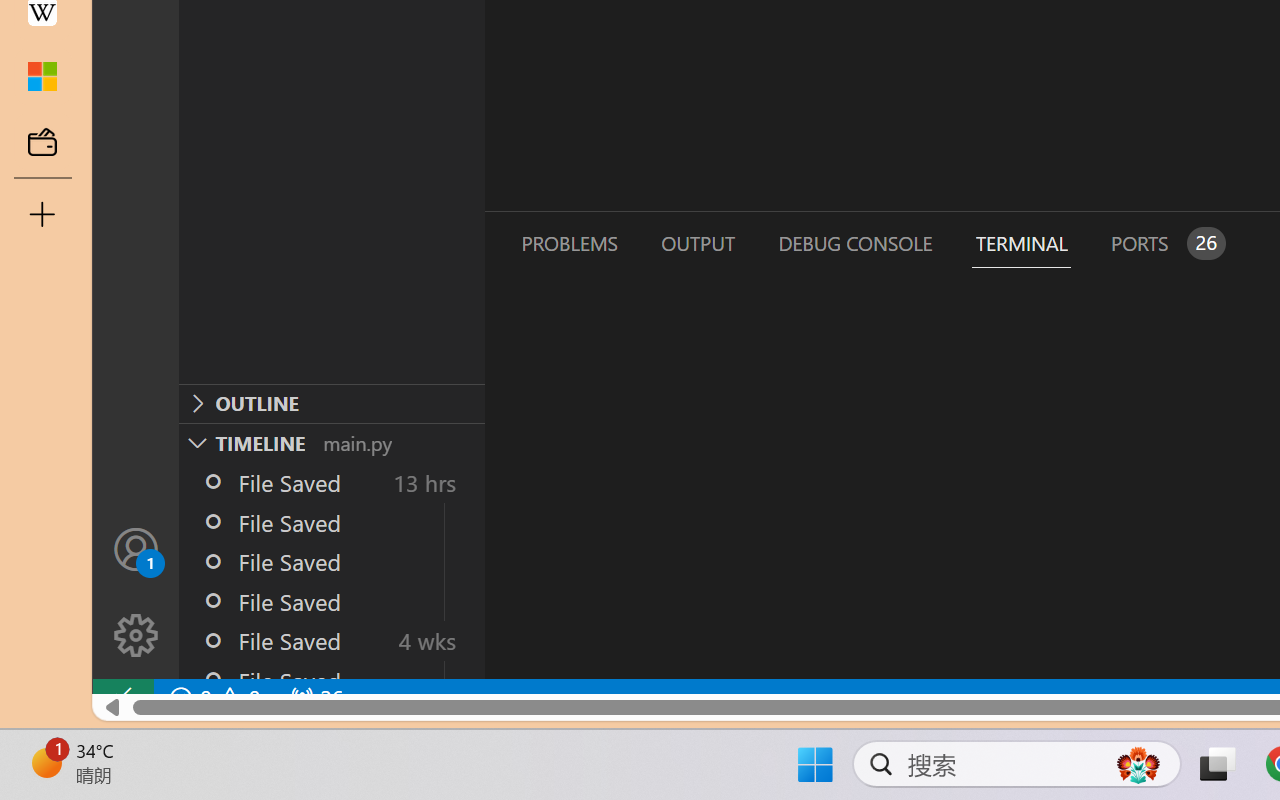  Describe the element at coordinates (567, 242) in the screenshot. I see `'Problems (Ctrl+Shift+M)'` at that location.